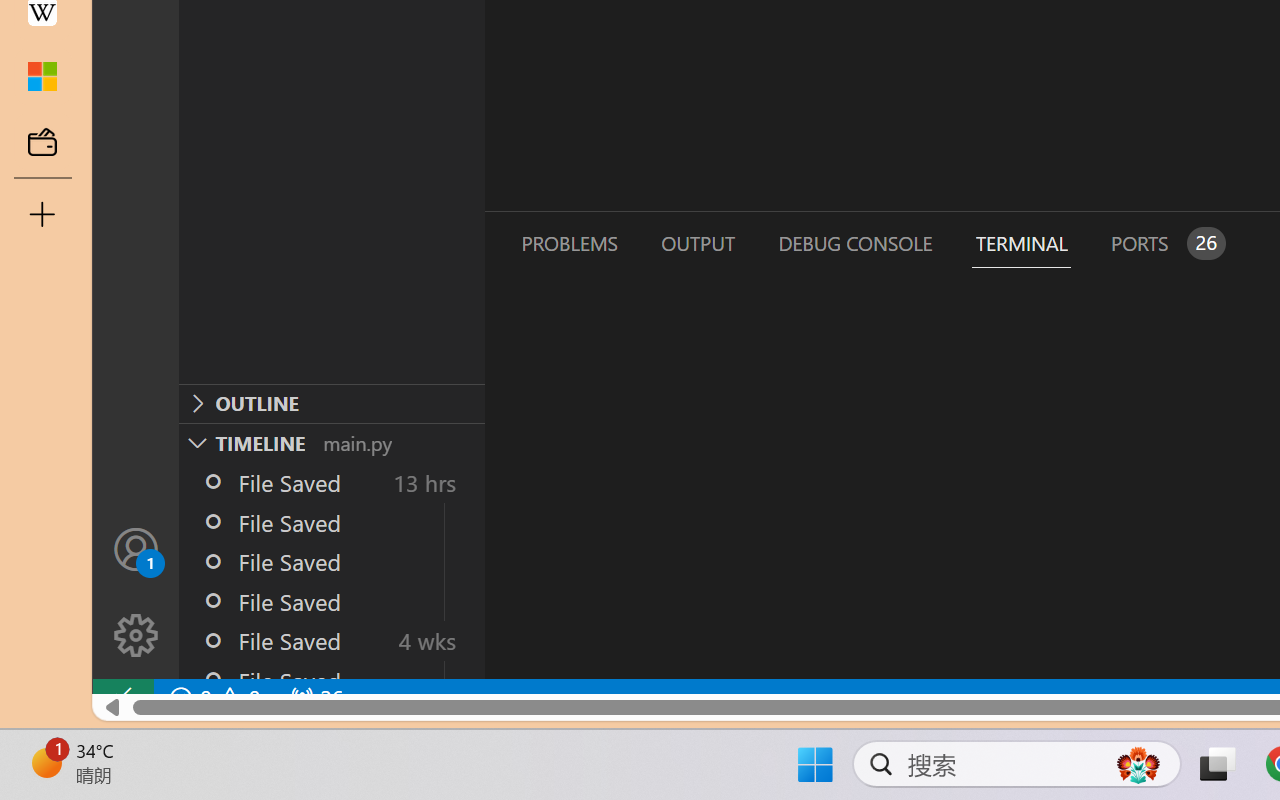  Describe the element at coordinates (567, 242) in the screenshot. I see `'Problems (Ctrl+Shift+M)'` at that location.